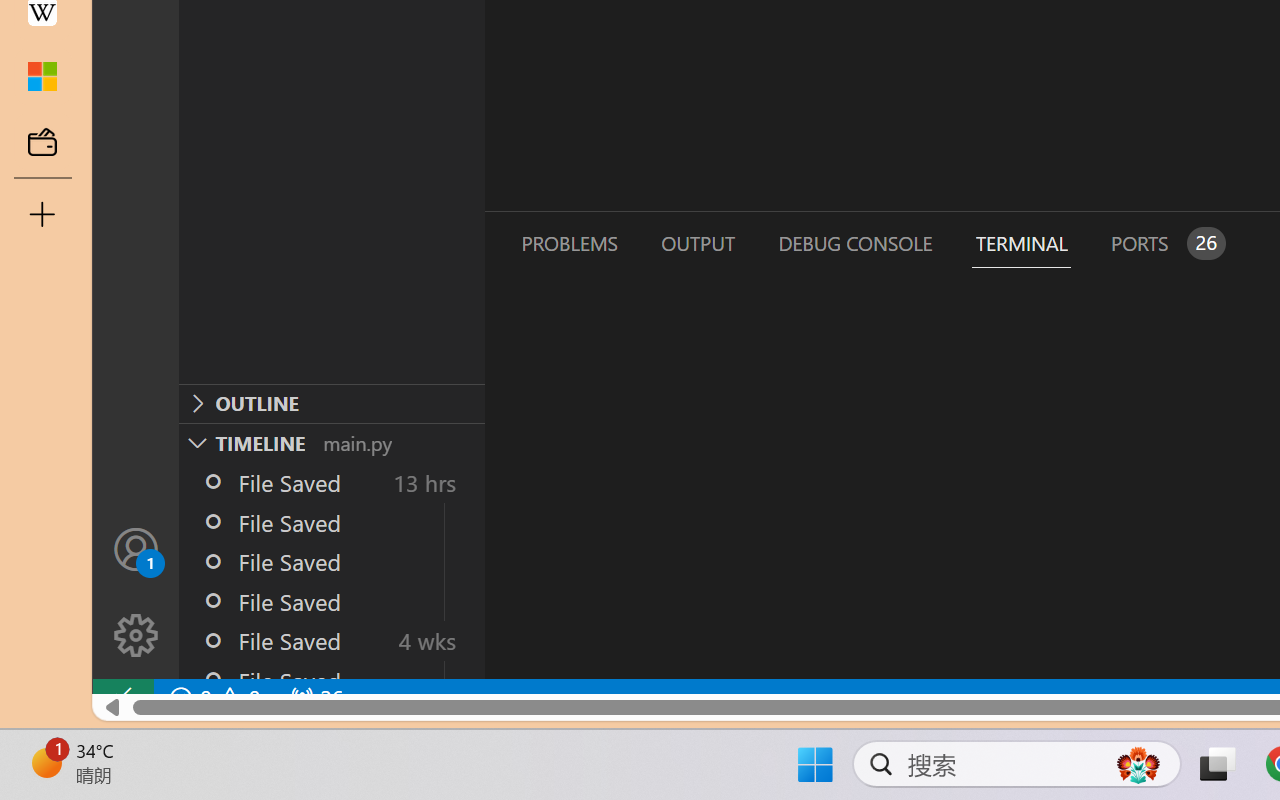  Describe the element at coordinates (567, 242) in the screenshot. I see `'Problems (Ctrl+Shift+M)'` at that location.